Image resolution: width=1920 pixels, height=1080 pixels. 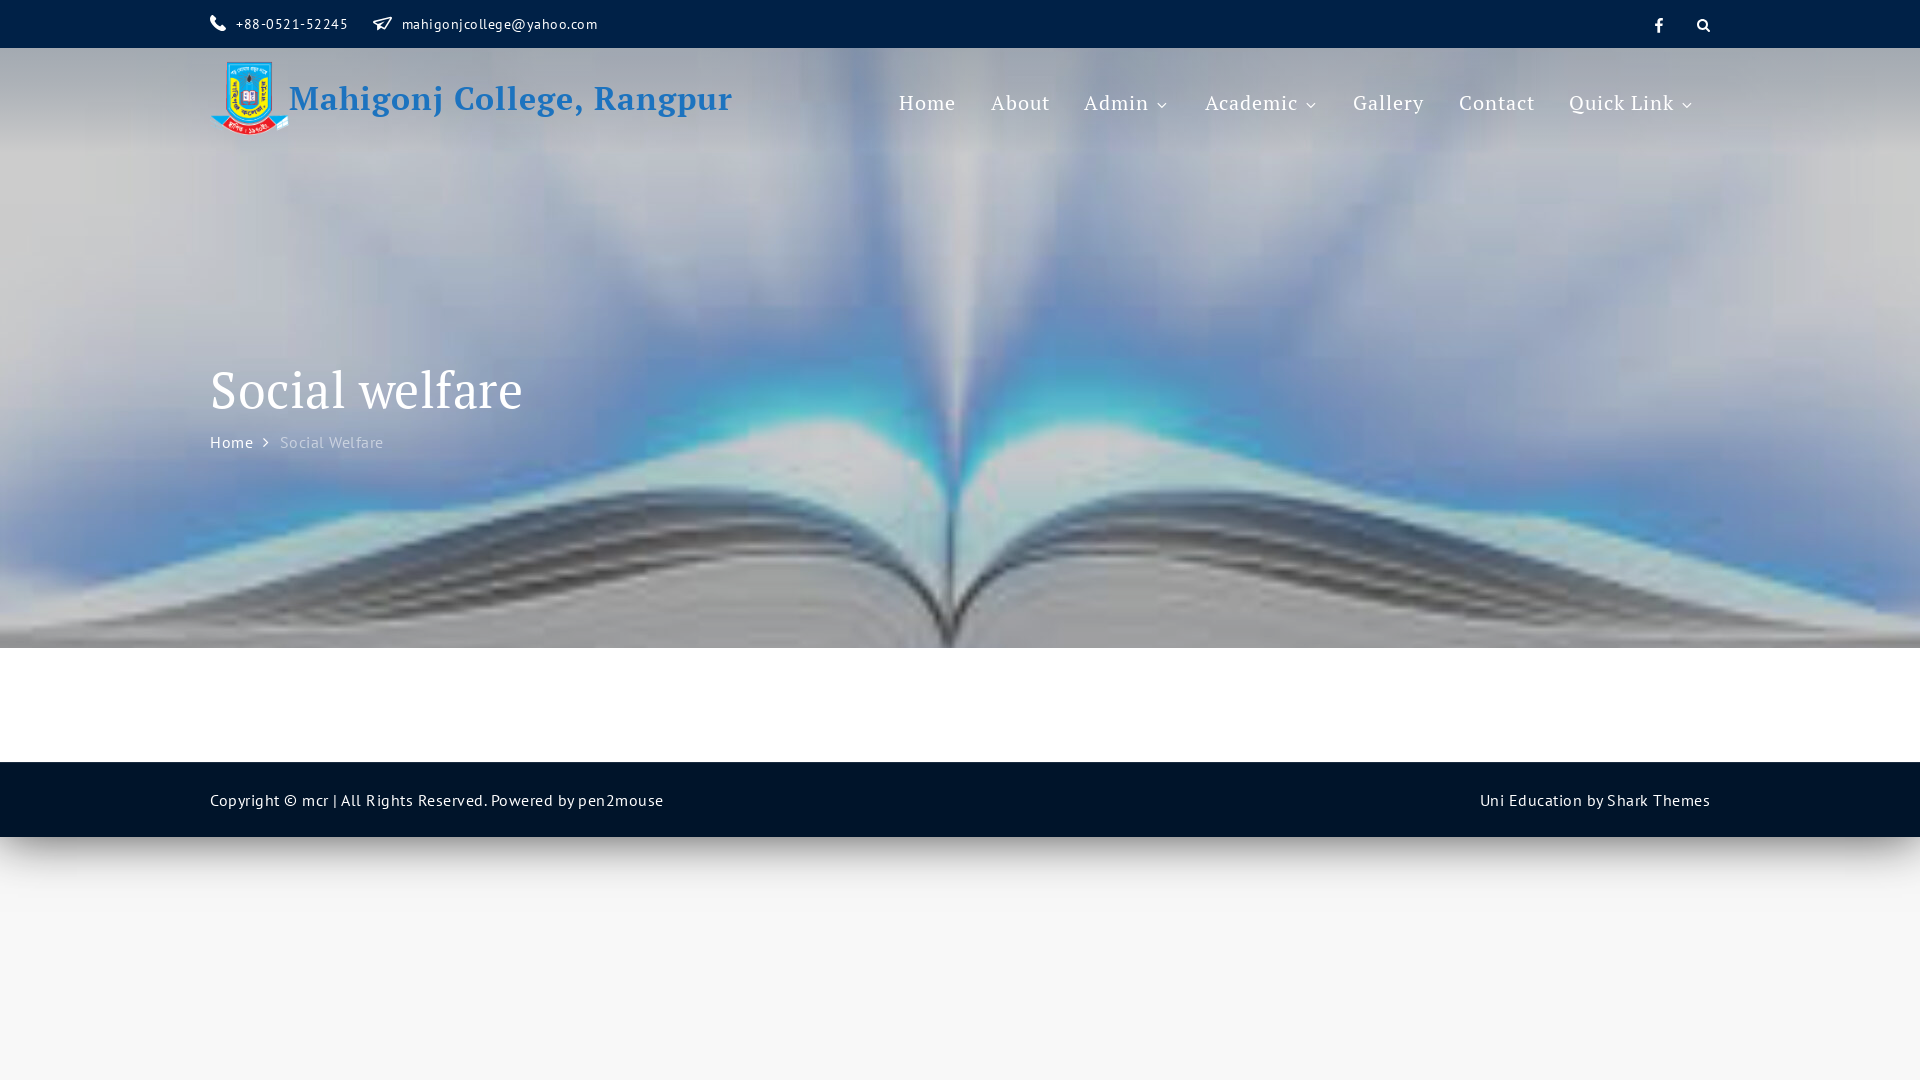 What do you see at coordinates (1651, 23) in the screenshot?
I see `'Facebook'` at bounding box center [1651, 23].